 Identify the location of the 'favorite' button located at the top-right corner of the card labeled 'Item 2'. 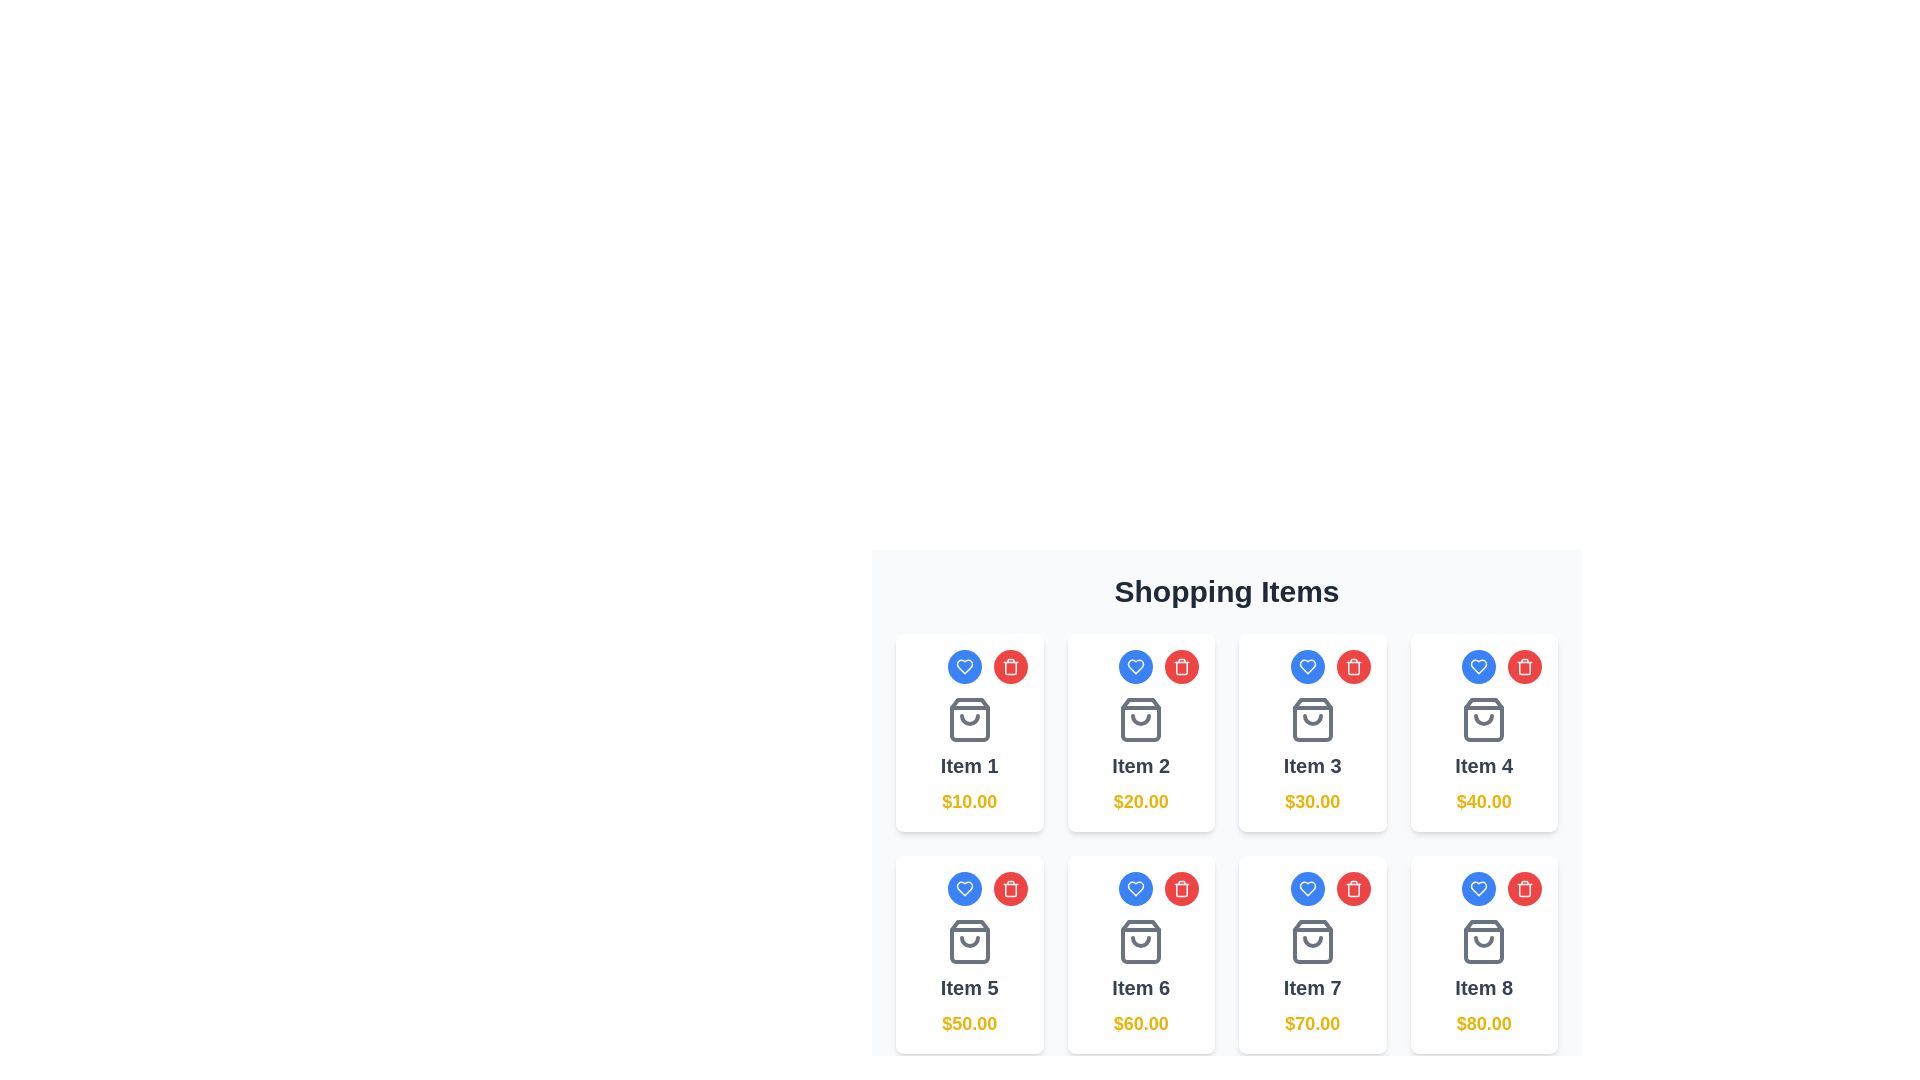
(1141, 667).